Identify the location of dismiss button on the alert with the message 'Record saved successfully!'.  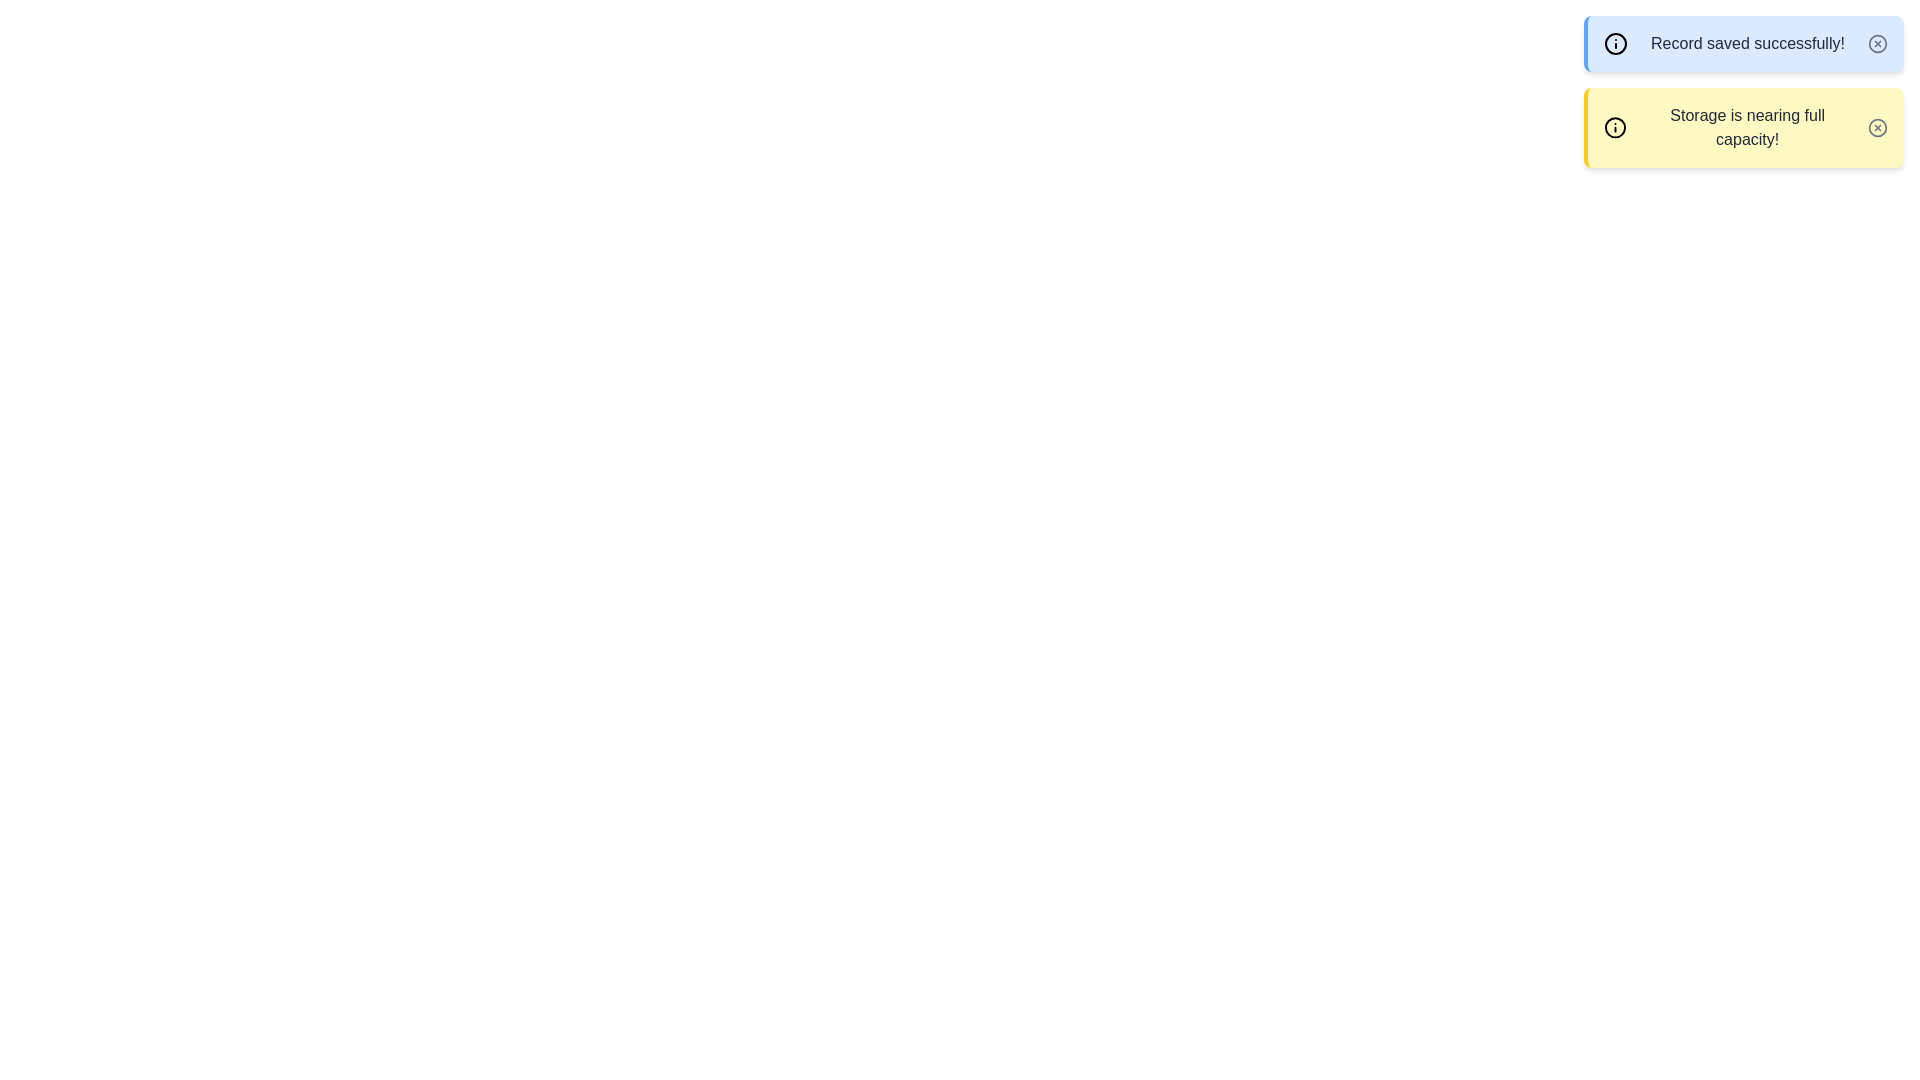
(1876, 43).